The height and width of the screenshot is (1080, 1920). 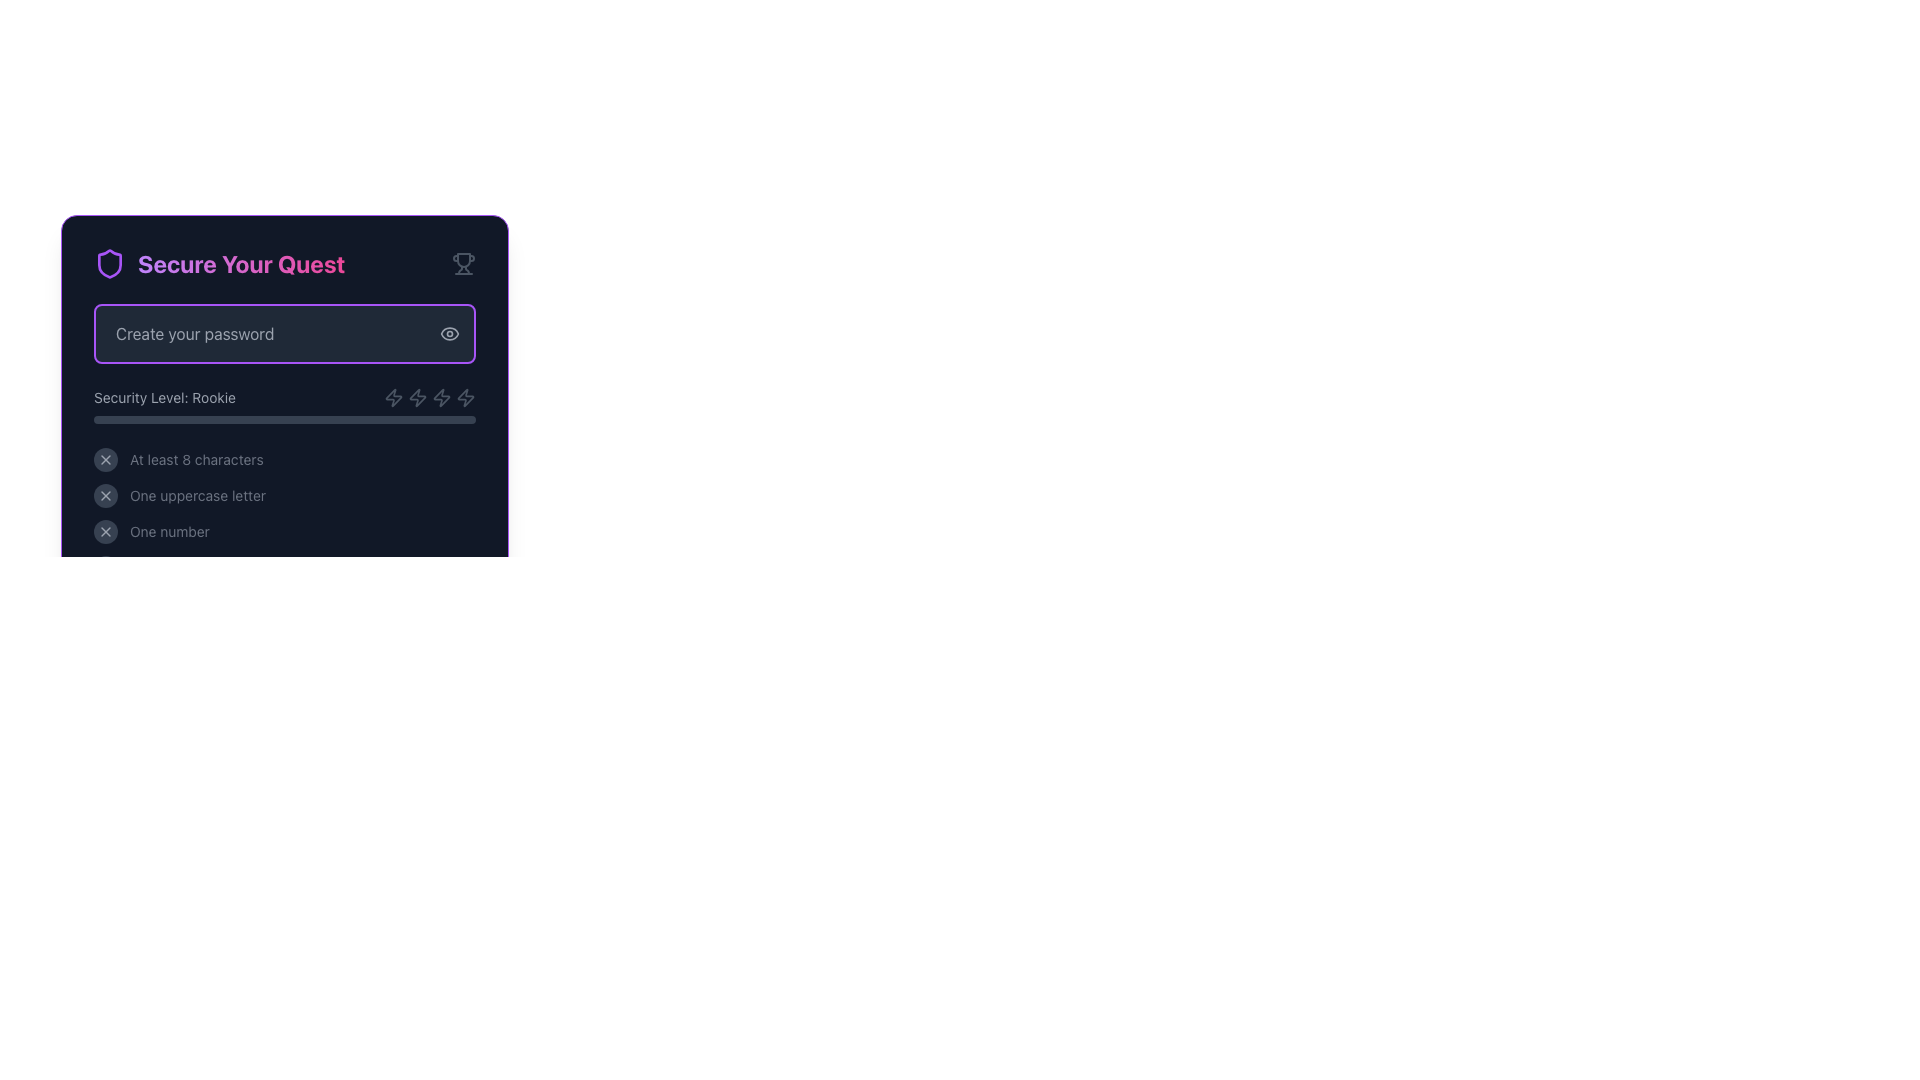 I want to click on the eye-shaped icon button, so click(x=449, y=333).